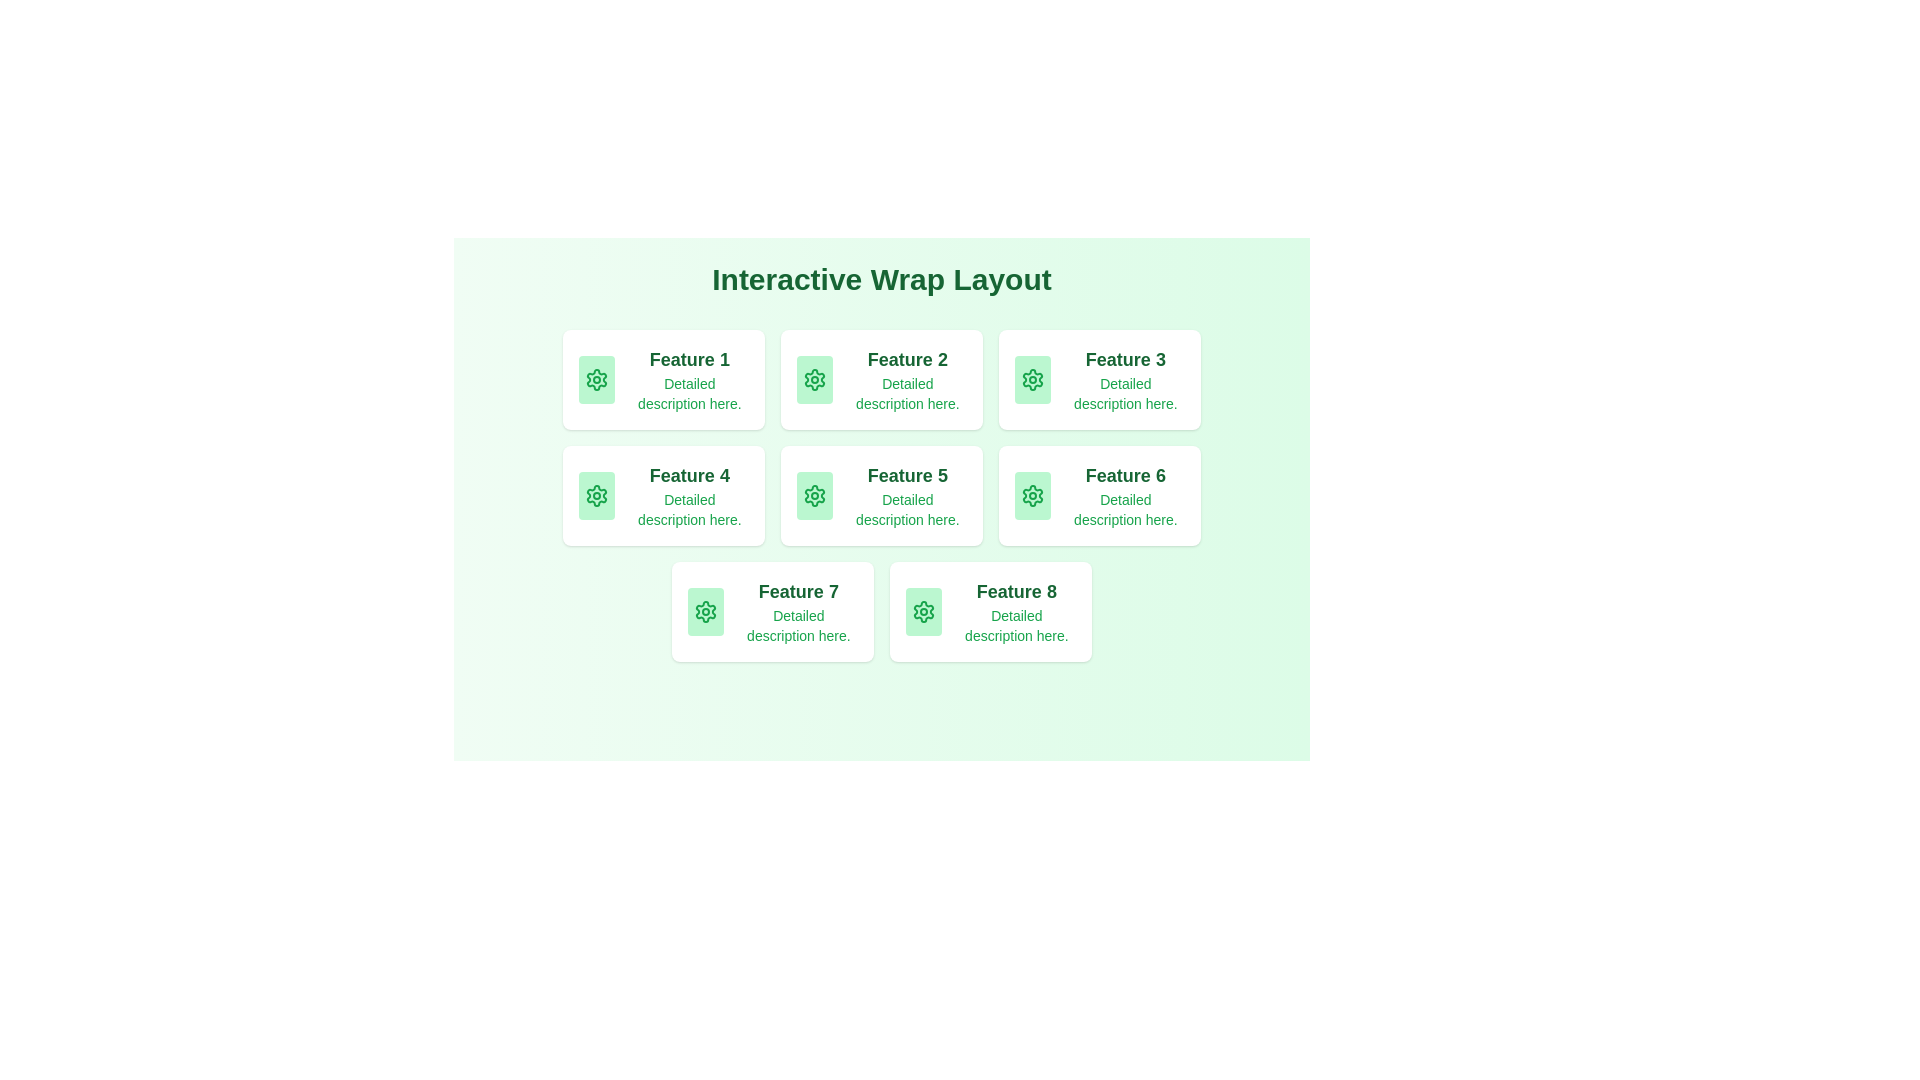 The height and width of the screenshot is (1080, 1920). I want to click on the settings icon button located in the 'Feature 4' section, so click(595, 495).